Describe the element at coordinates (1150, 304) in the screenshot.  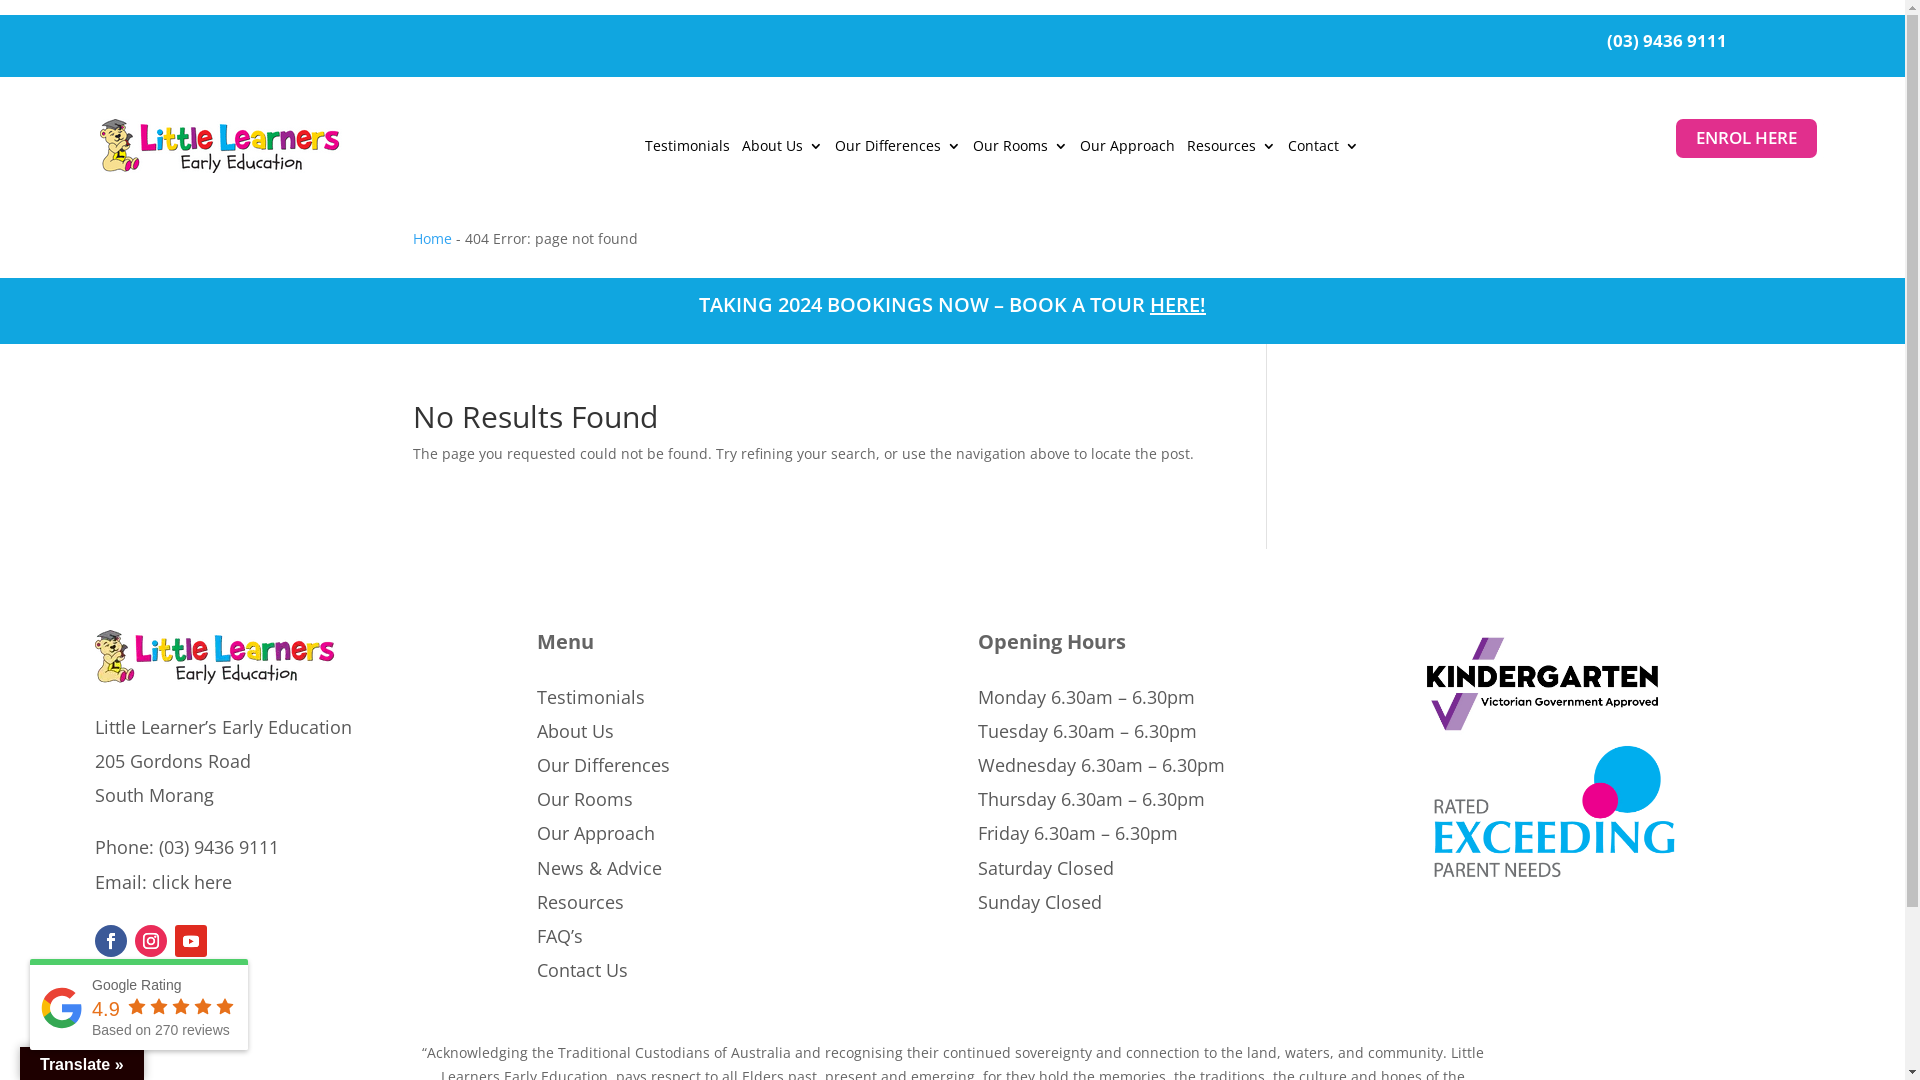
I see `'HERE'` at that location.